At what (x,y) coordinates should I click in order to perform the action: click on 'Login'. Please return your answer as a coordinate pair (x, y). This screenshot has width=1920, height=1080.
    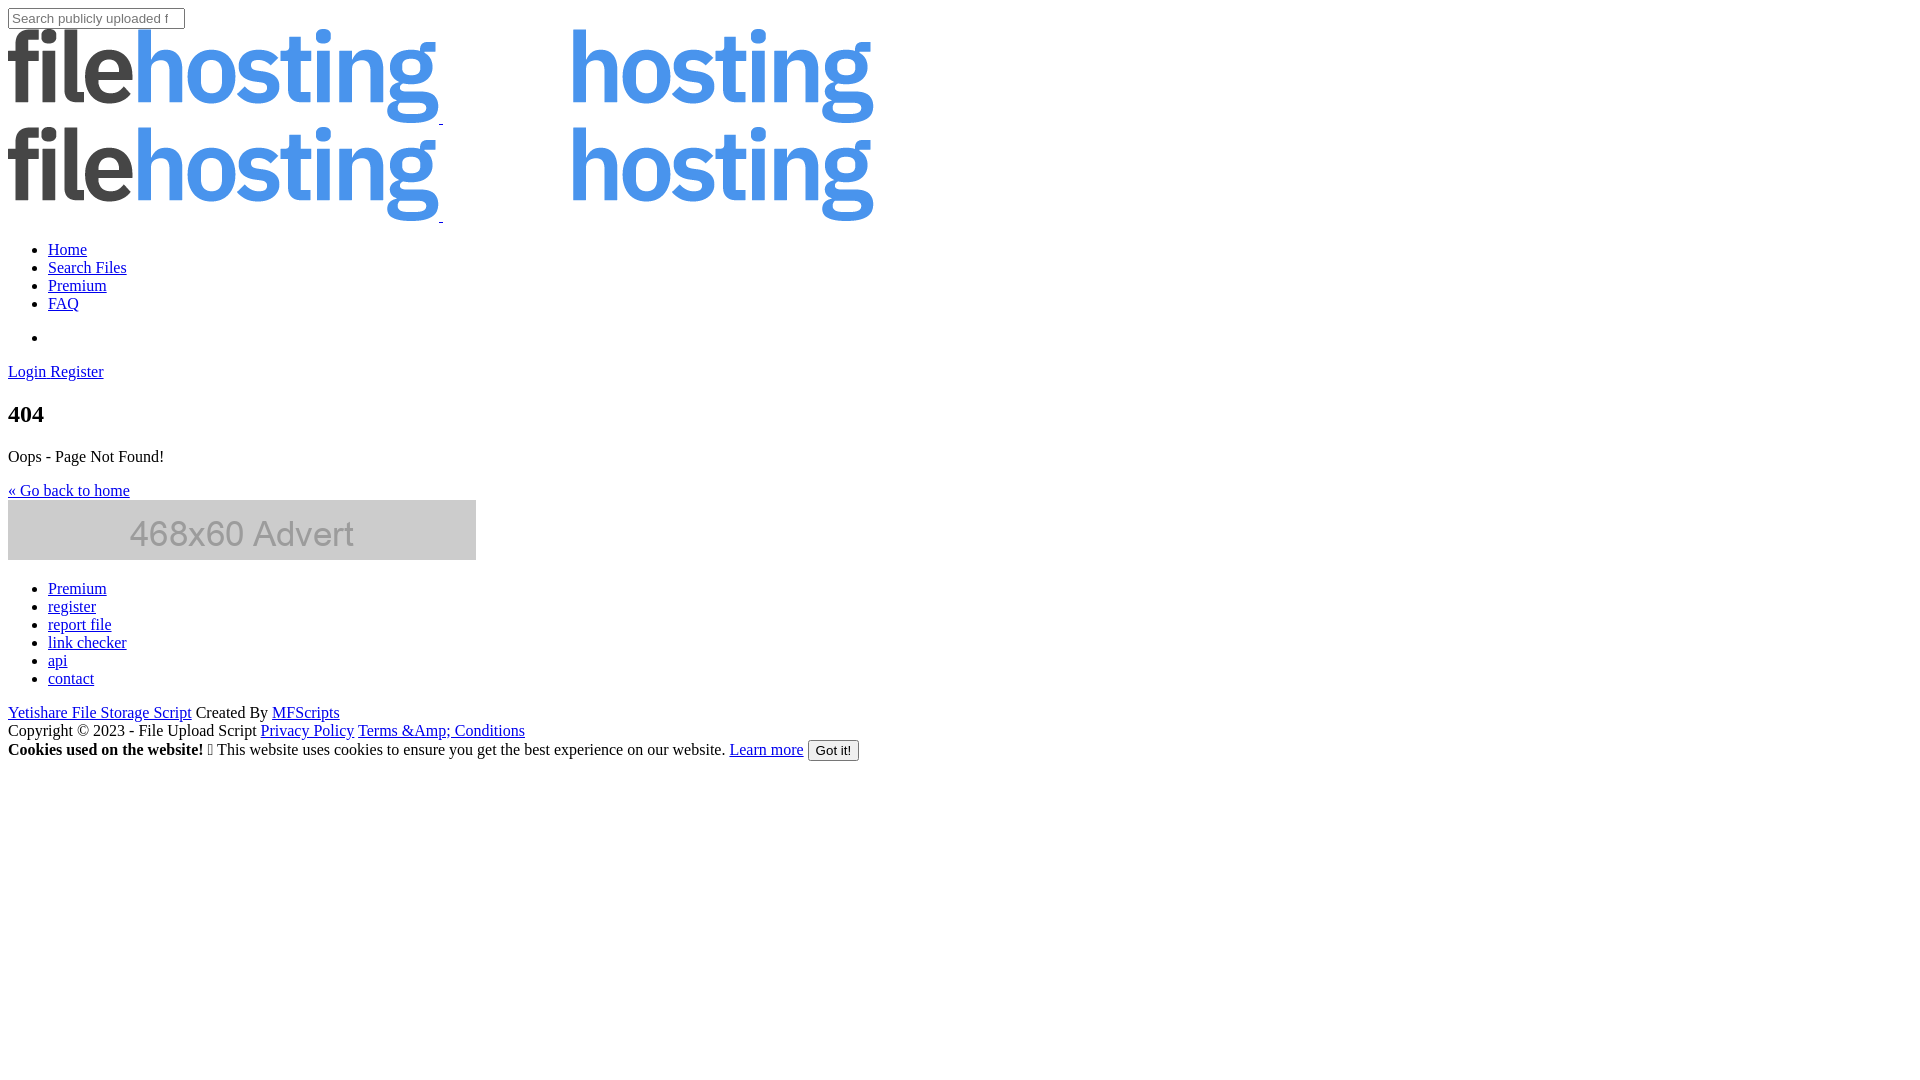
    Looking at the image, I should click on (28, 371).